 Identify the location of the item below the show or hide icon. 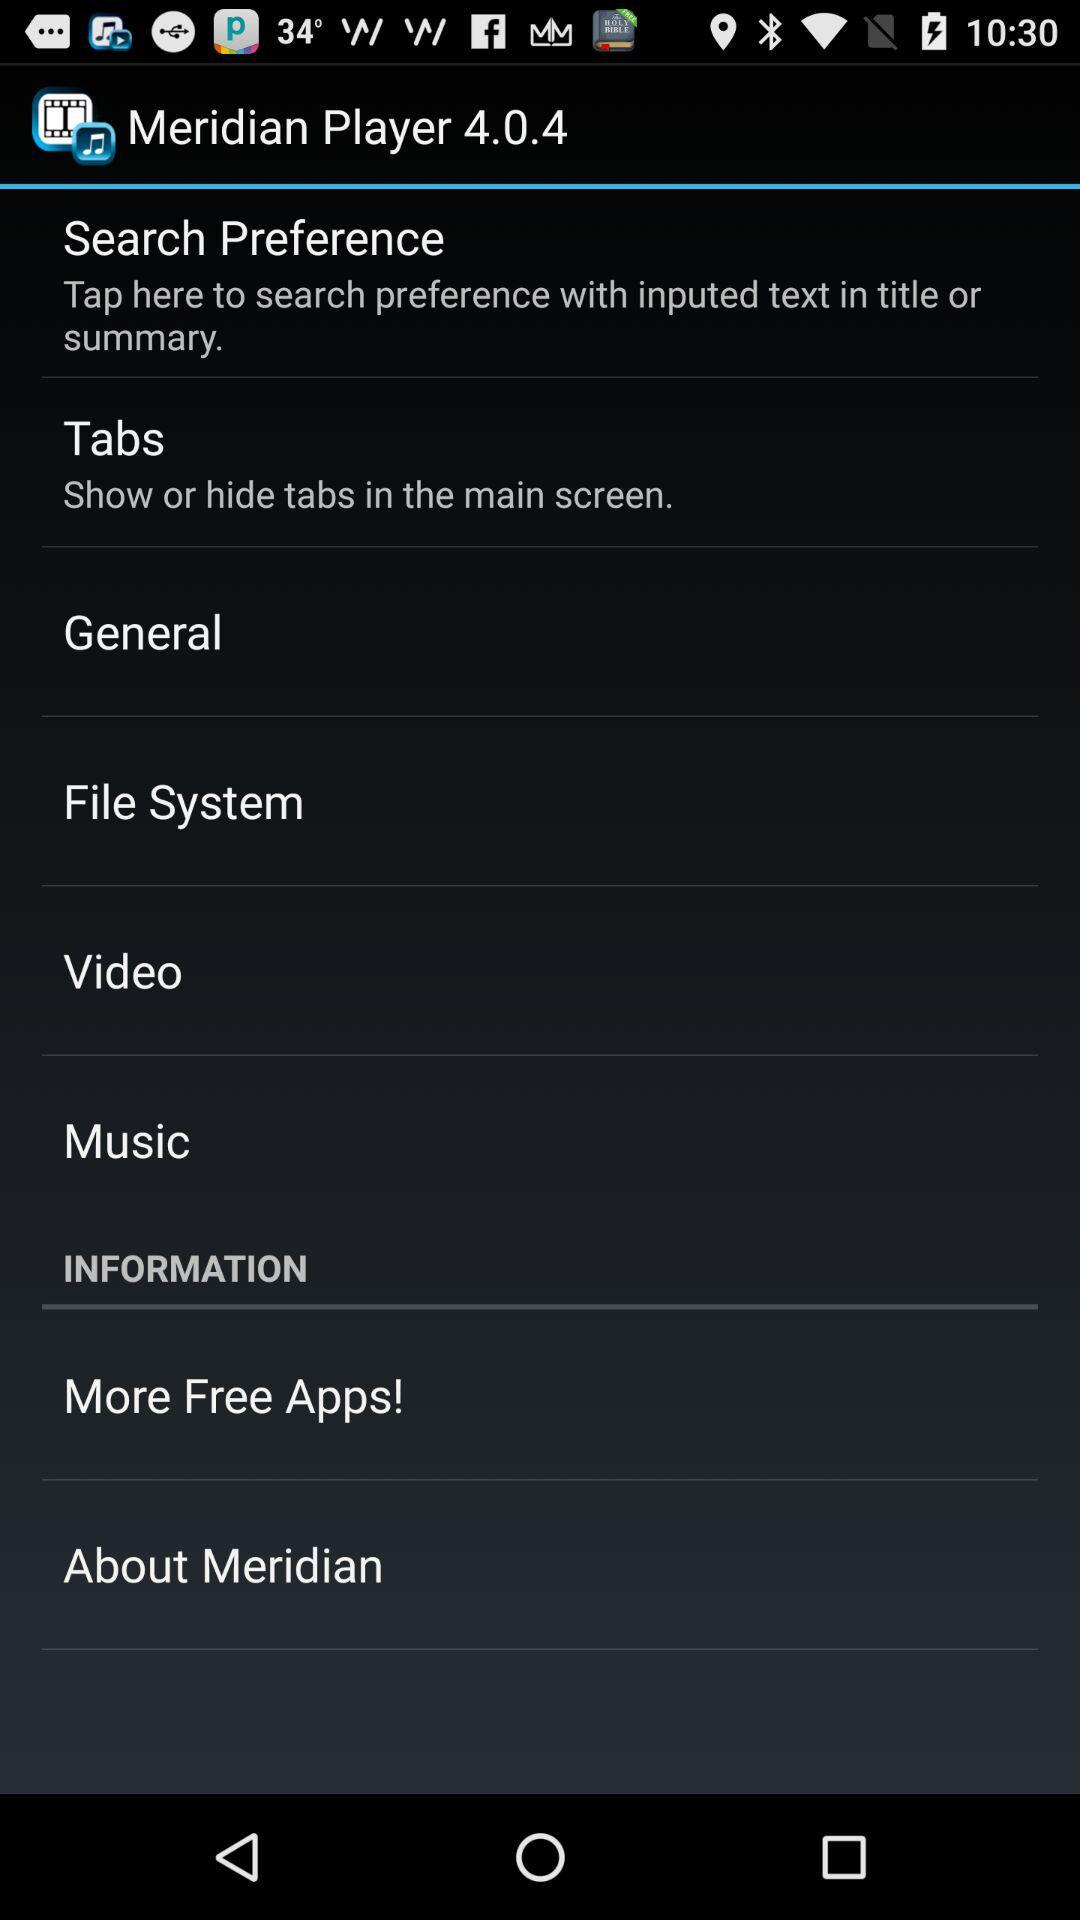
(141, 630).